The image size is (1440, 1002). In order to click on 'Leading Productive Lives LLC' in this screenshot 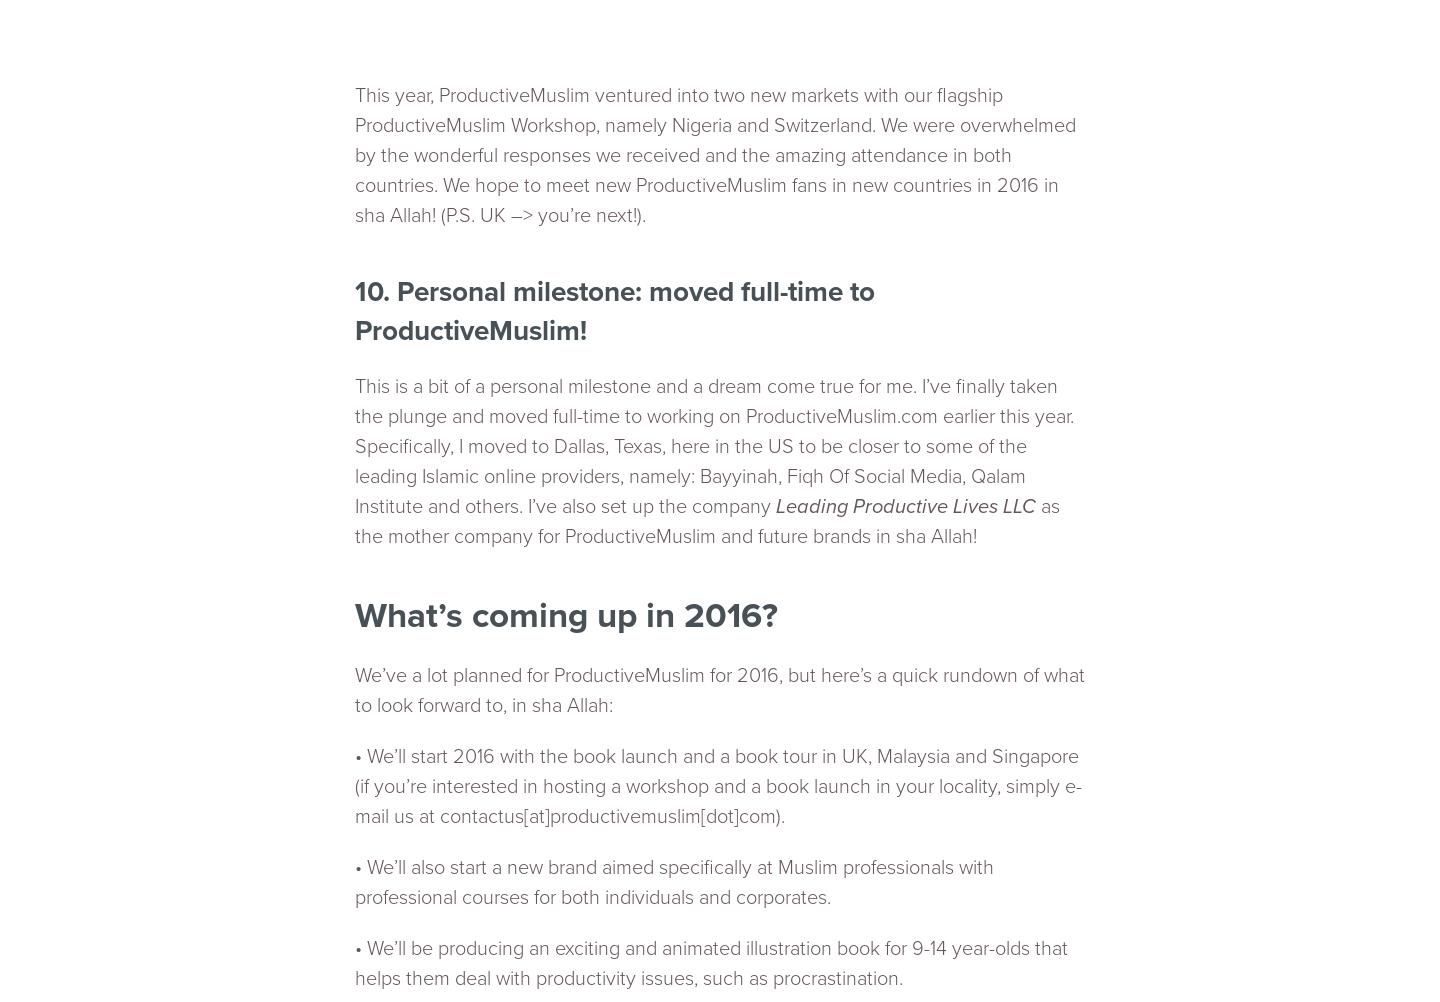, I will do `click(906, 507)`.